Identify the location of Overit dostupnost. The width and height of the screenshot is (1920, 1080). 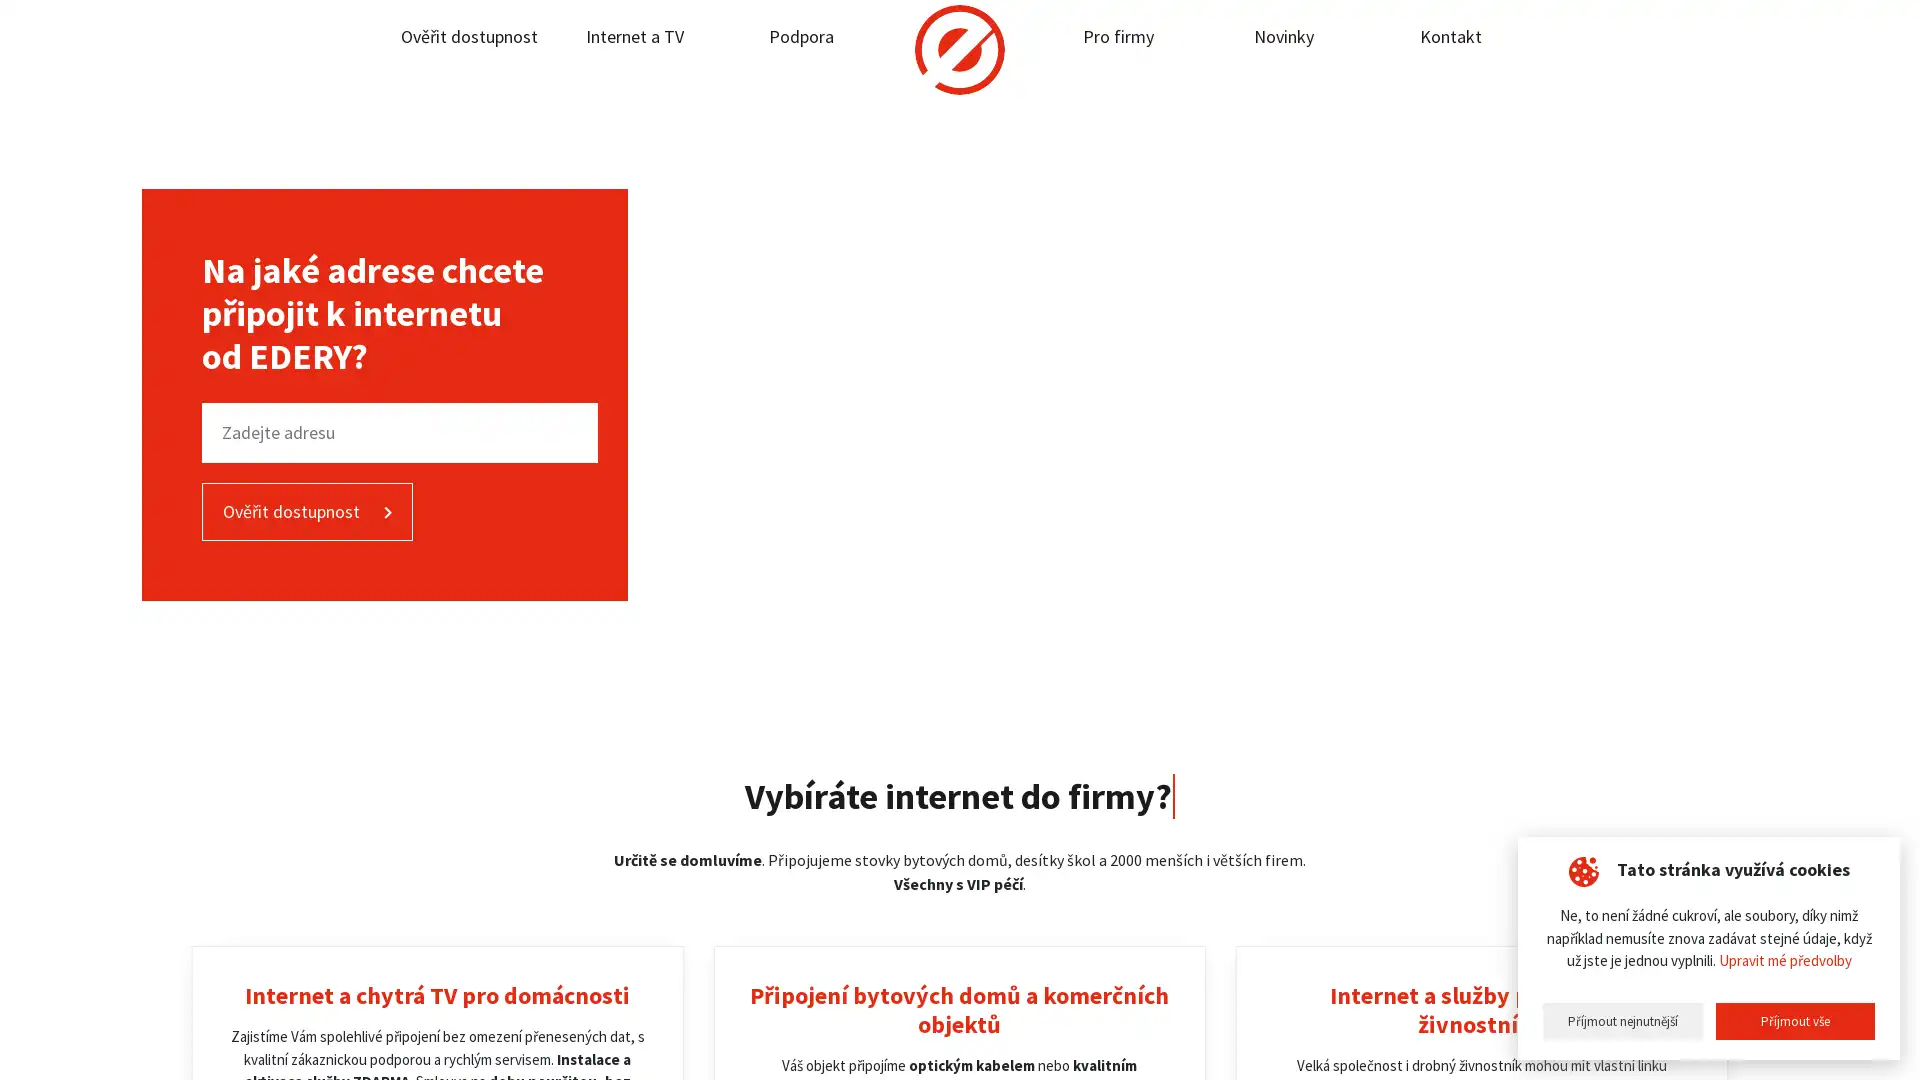
(306, 511).